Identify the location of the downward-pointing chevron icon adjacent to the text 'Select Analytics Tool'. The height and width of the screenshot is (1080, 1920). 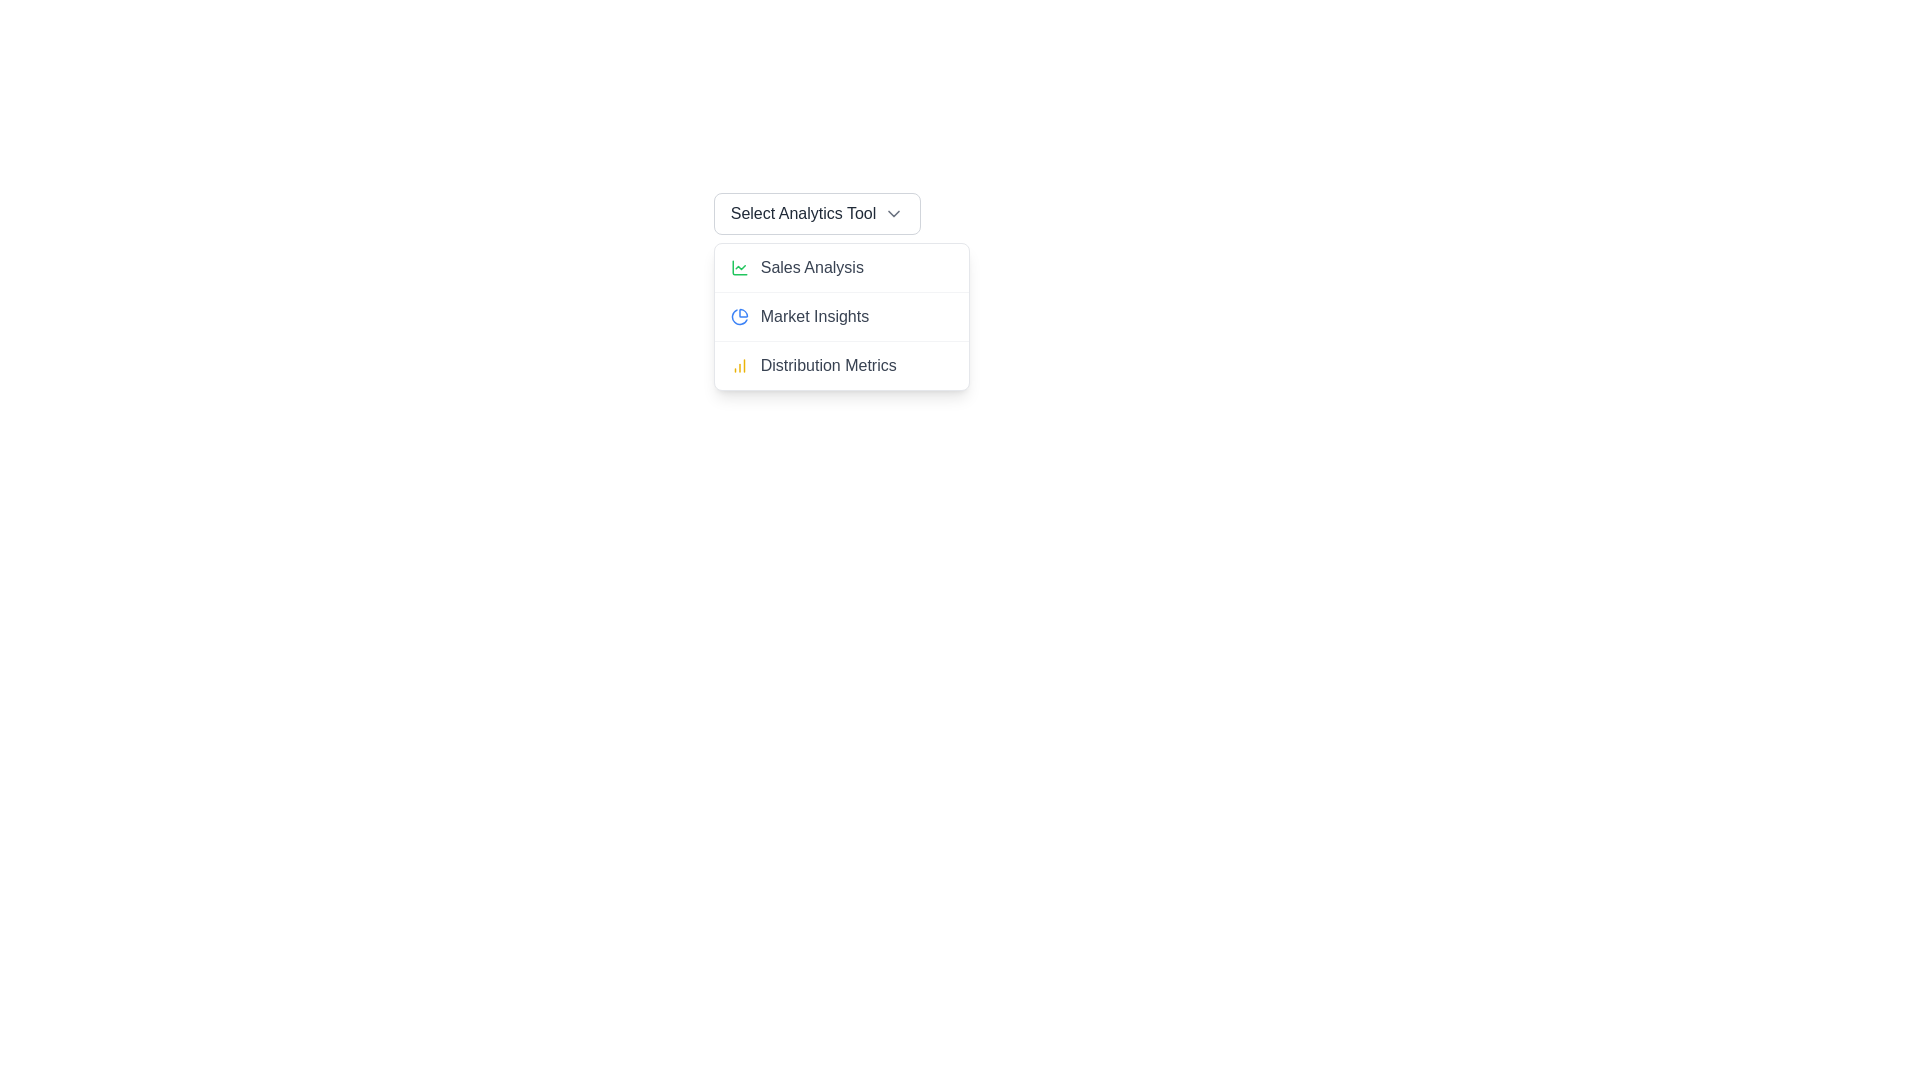
(892, 213).